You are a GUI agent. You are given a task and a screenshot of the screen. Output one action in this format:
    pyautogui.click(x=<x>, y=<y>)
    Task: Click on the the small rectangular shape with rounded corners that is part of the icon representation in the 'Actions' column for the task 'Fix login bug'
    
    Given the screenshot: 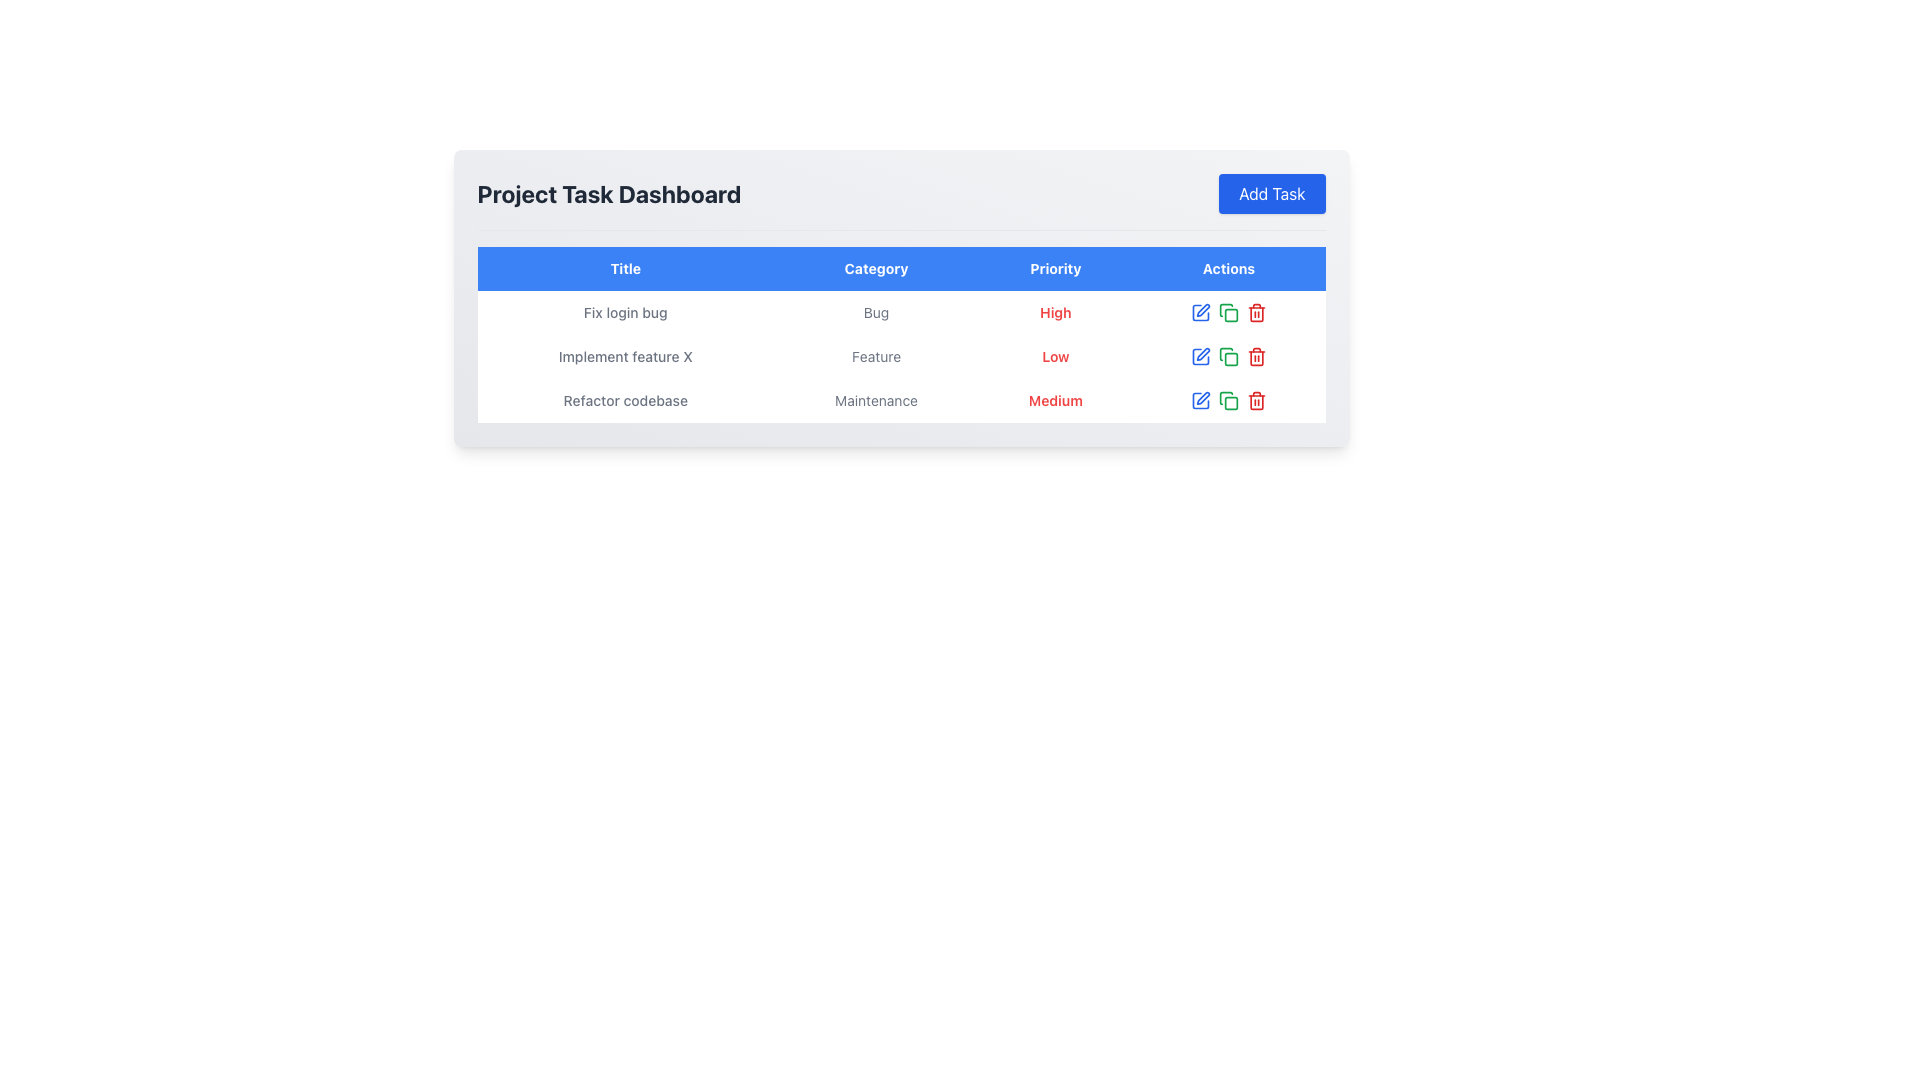 What is the action you would take?
    pyautogui.click(x=1230, y=403)
    